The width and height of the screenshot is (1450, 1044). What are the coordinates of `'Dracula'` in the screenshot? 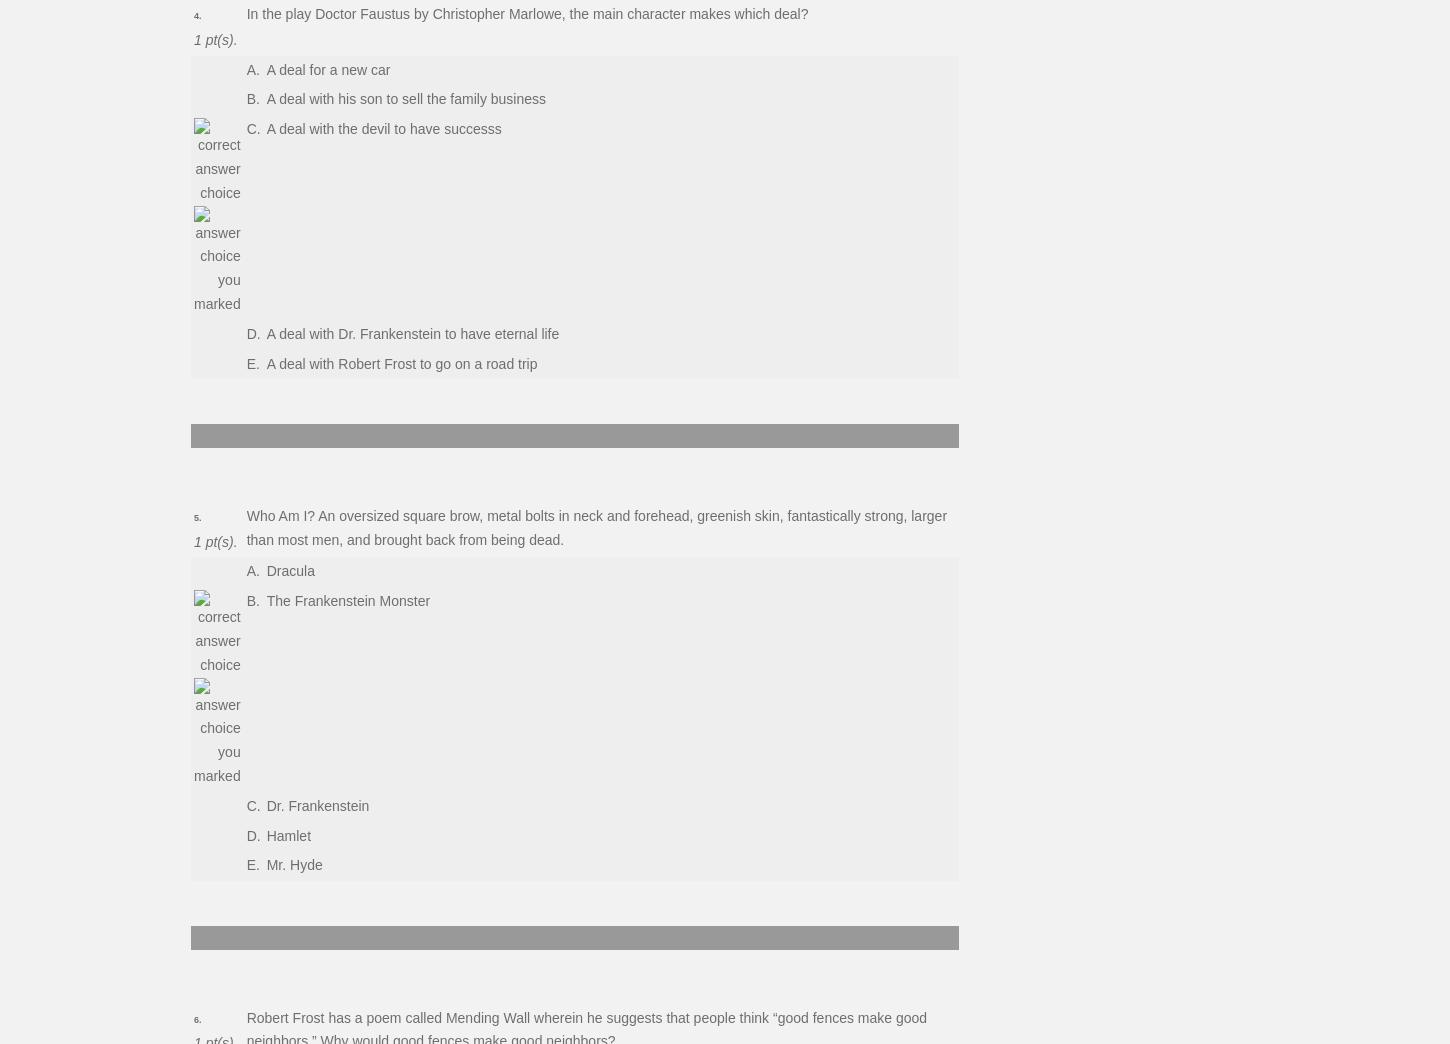 It's located at (290, 569).